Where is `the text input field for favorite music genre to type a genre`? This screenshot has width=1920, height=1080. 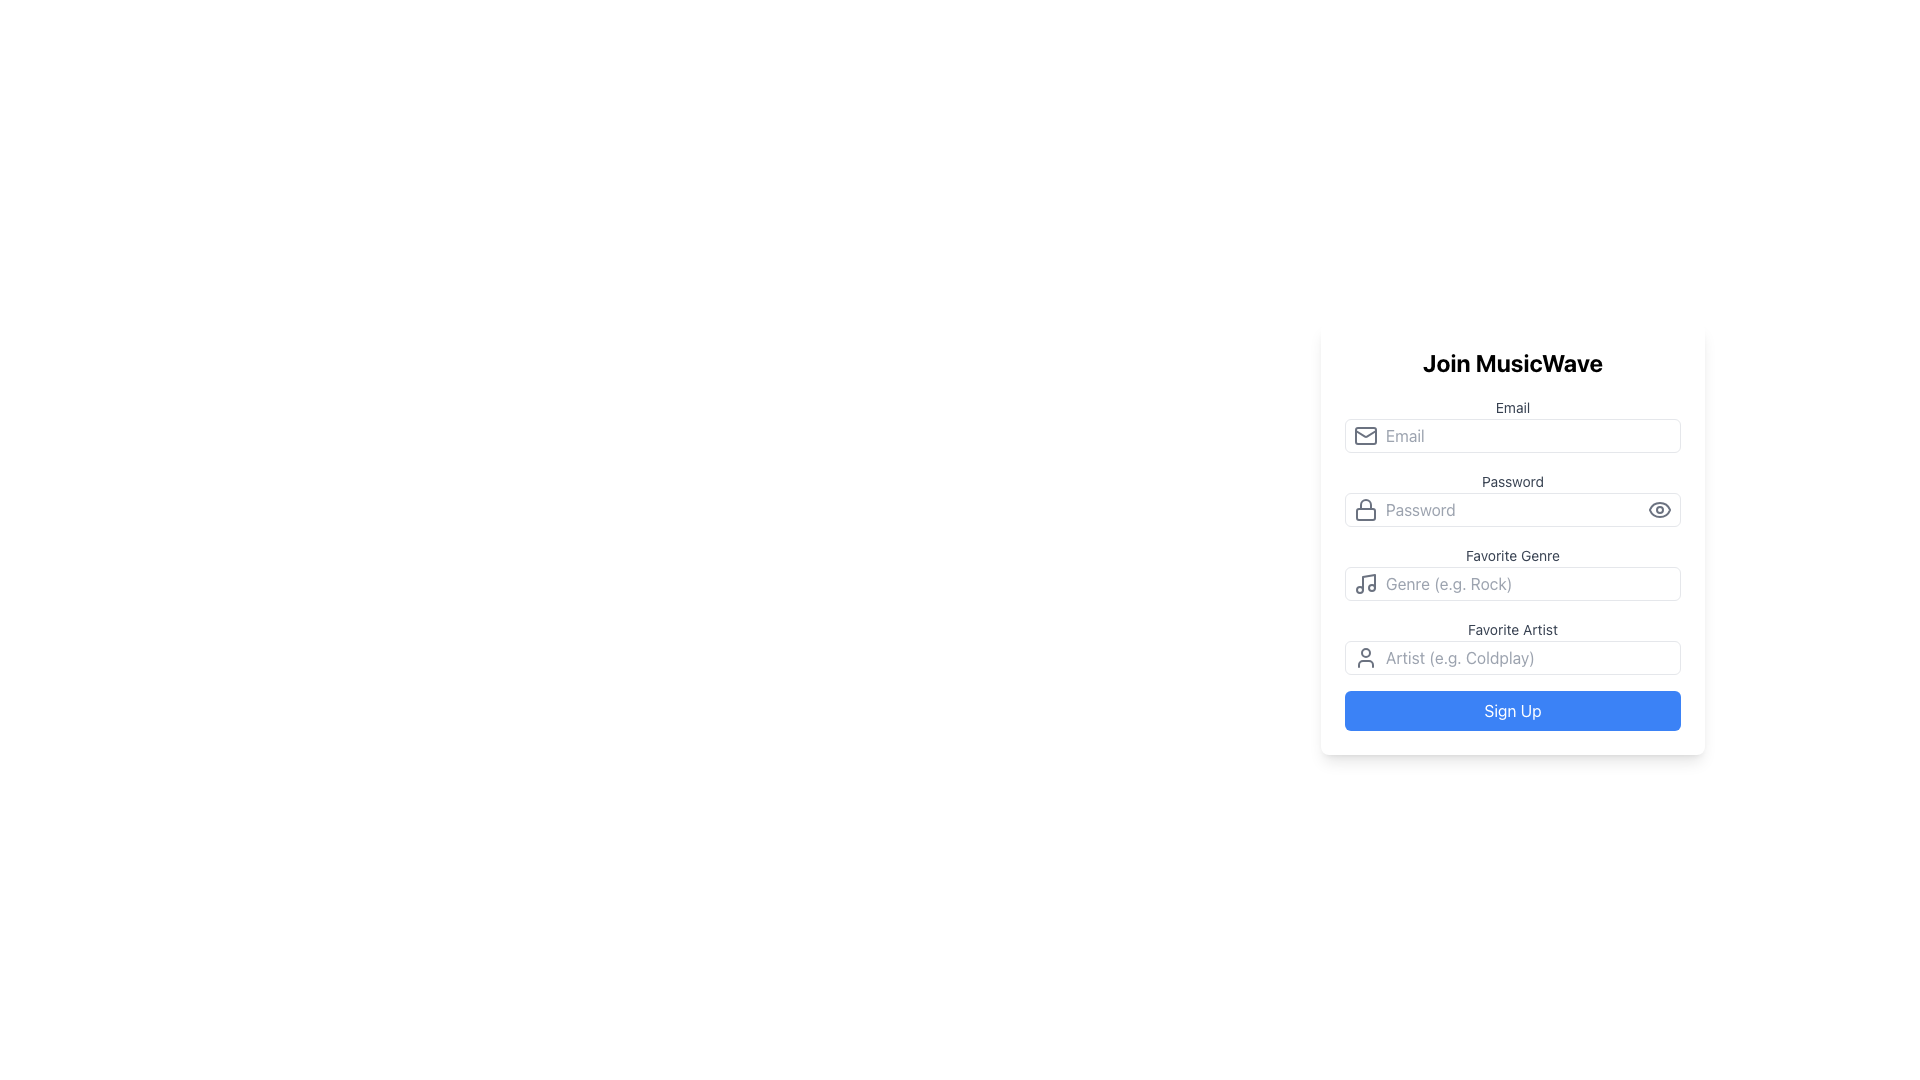 the text input field for favorite music genre to type a genre is located at coordinates (1512, 571).